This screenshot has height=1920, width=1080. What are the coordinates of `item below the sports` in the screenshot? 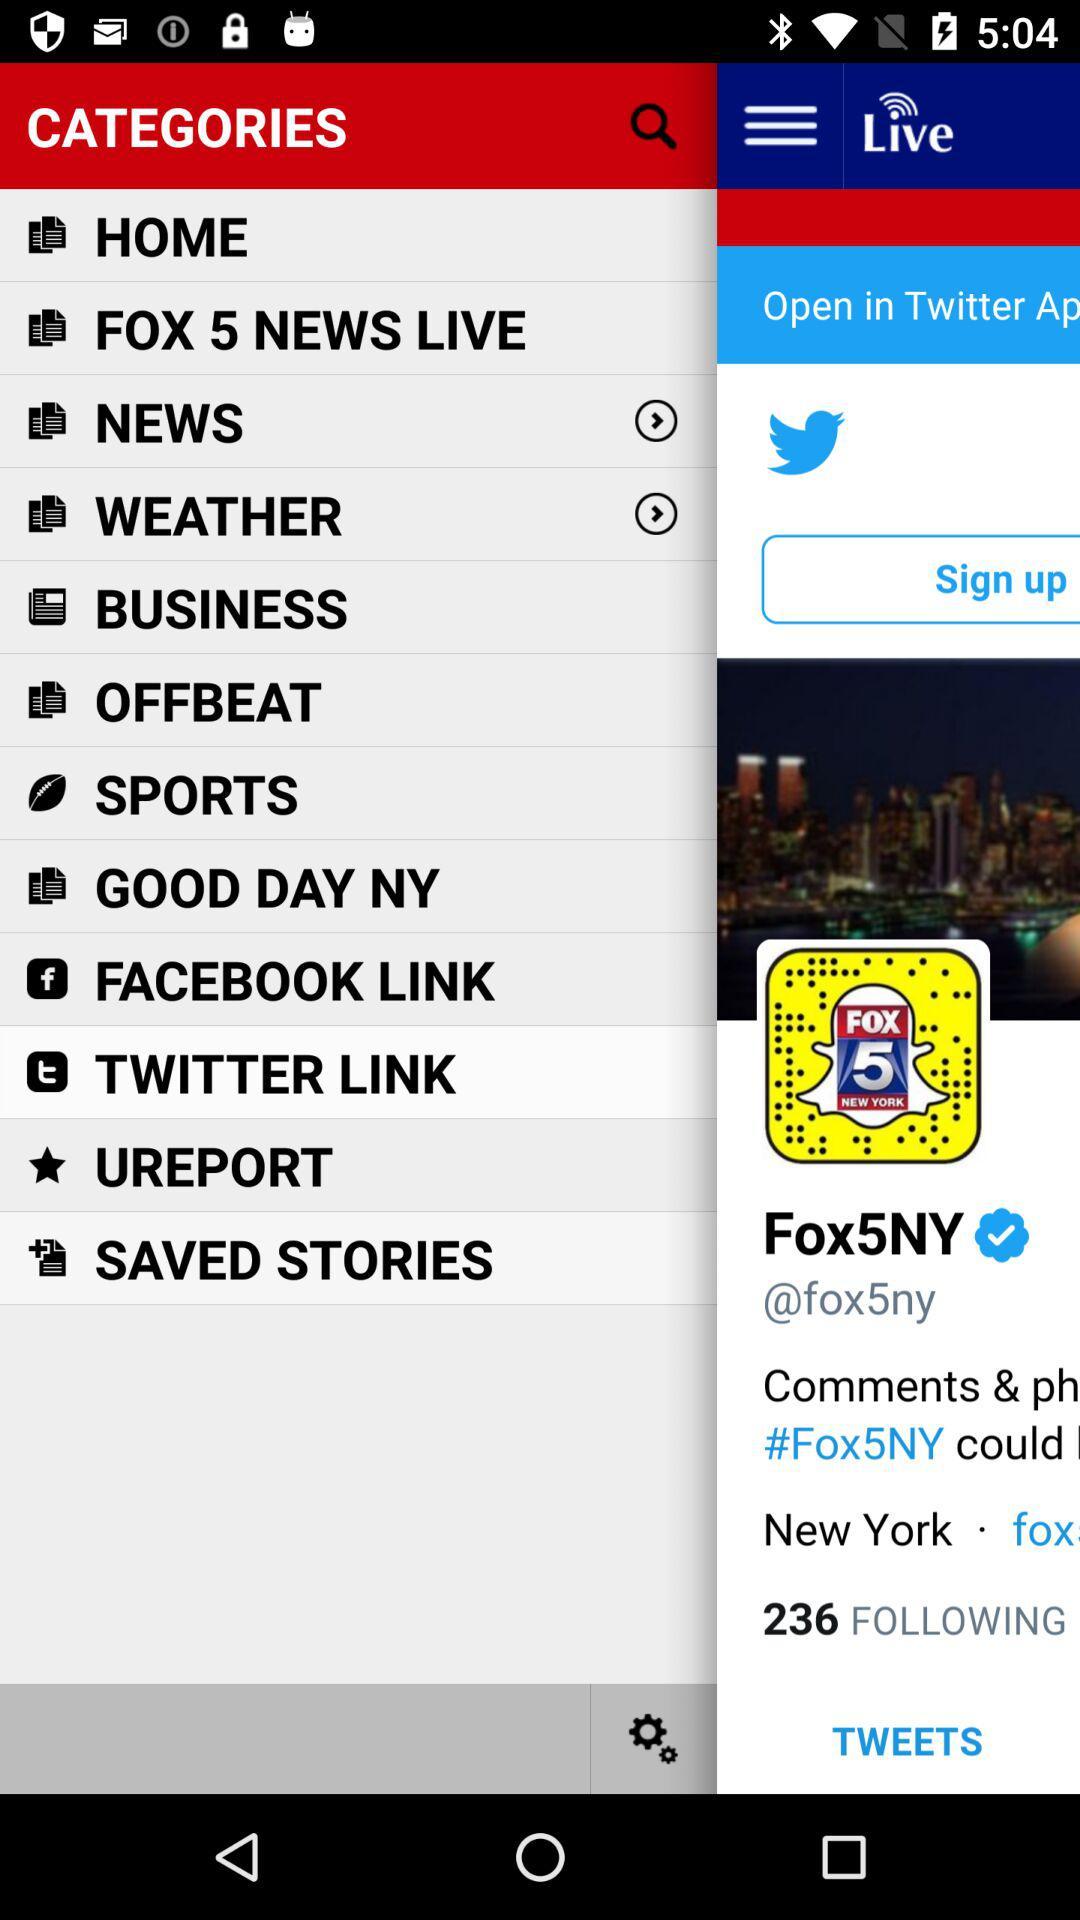 It's located at (266, 885).